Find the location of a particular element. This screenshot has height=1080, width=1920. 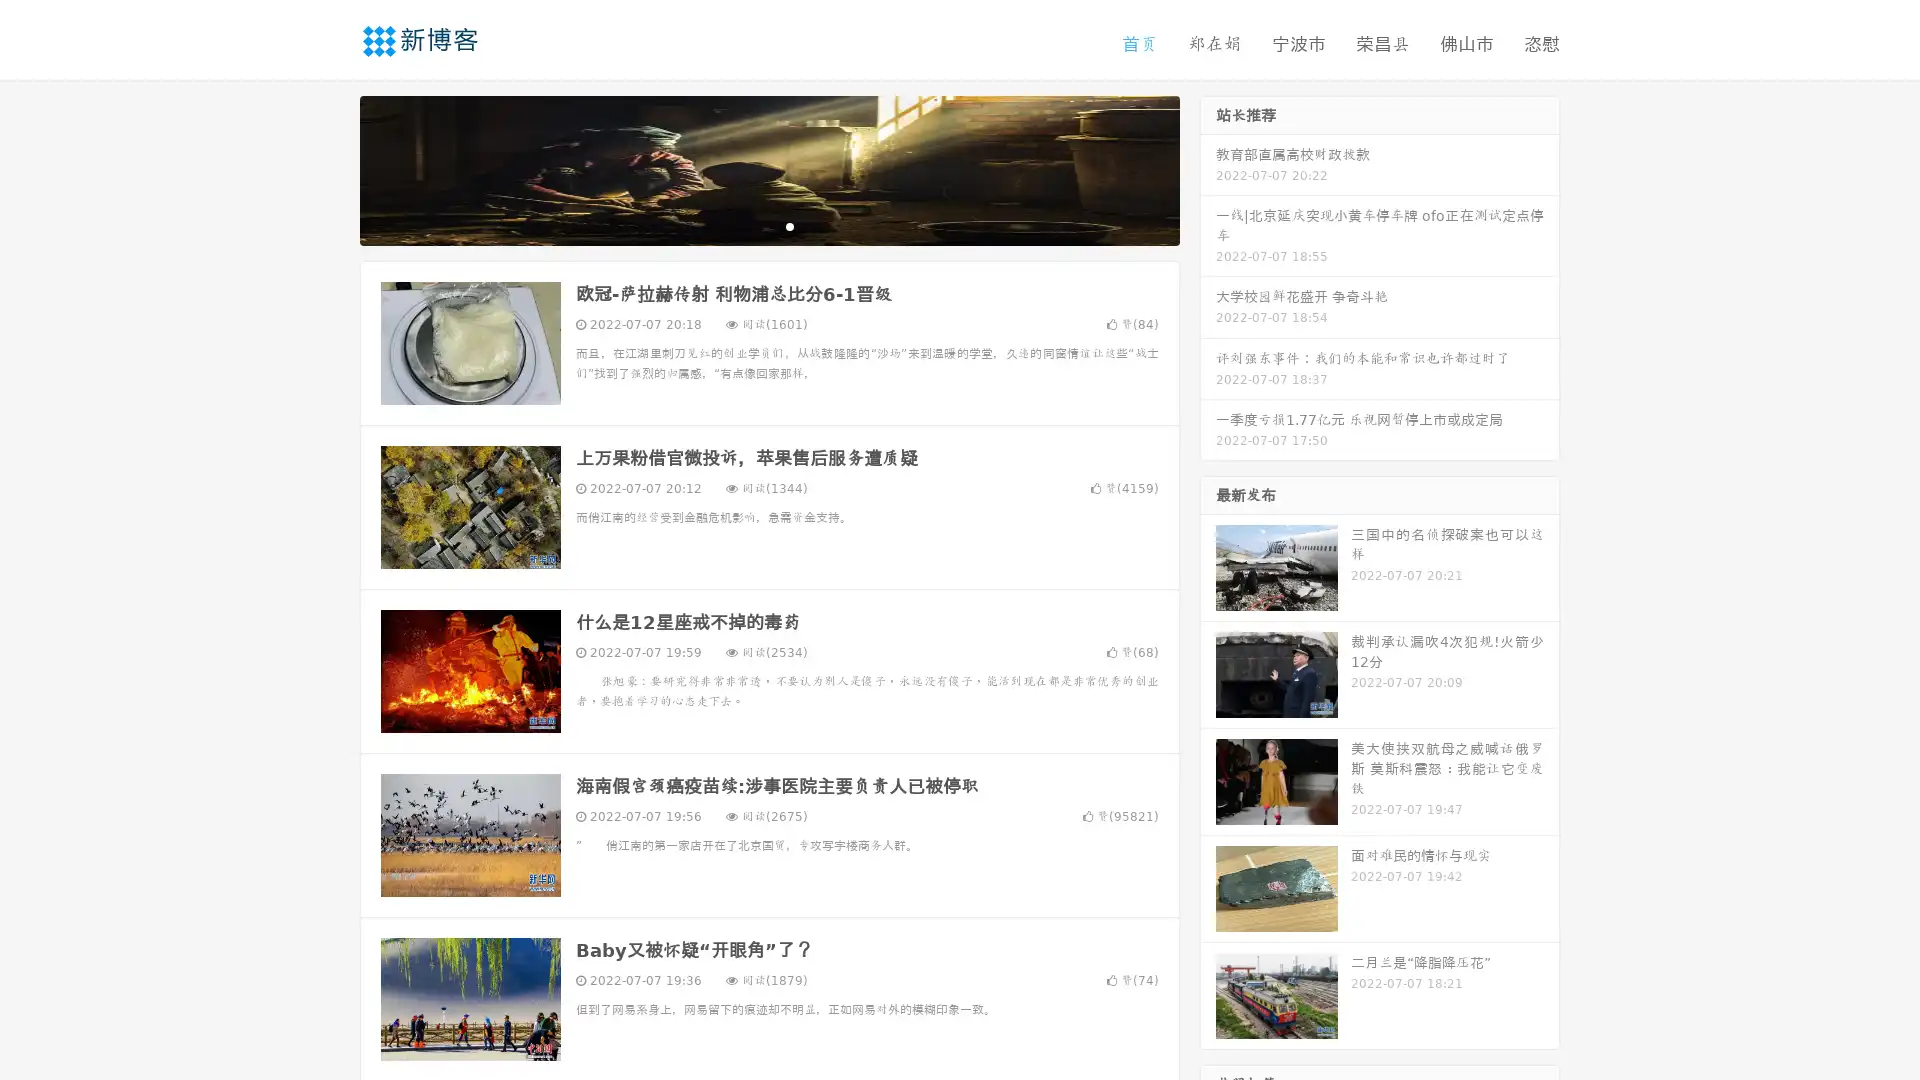

Go to slide 3 is located at coordinates (789, 225).